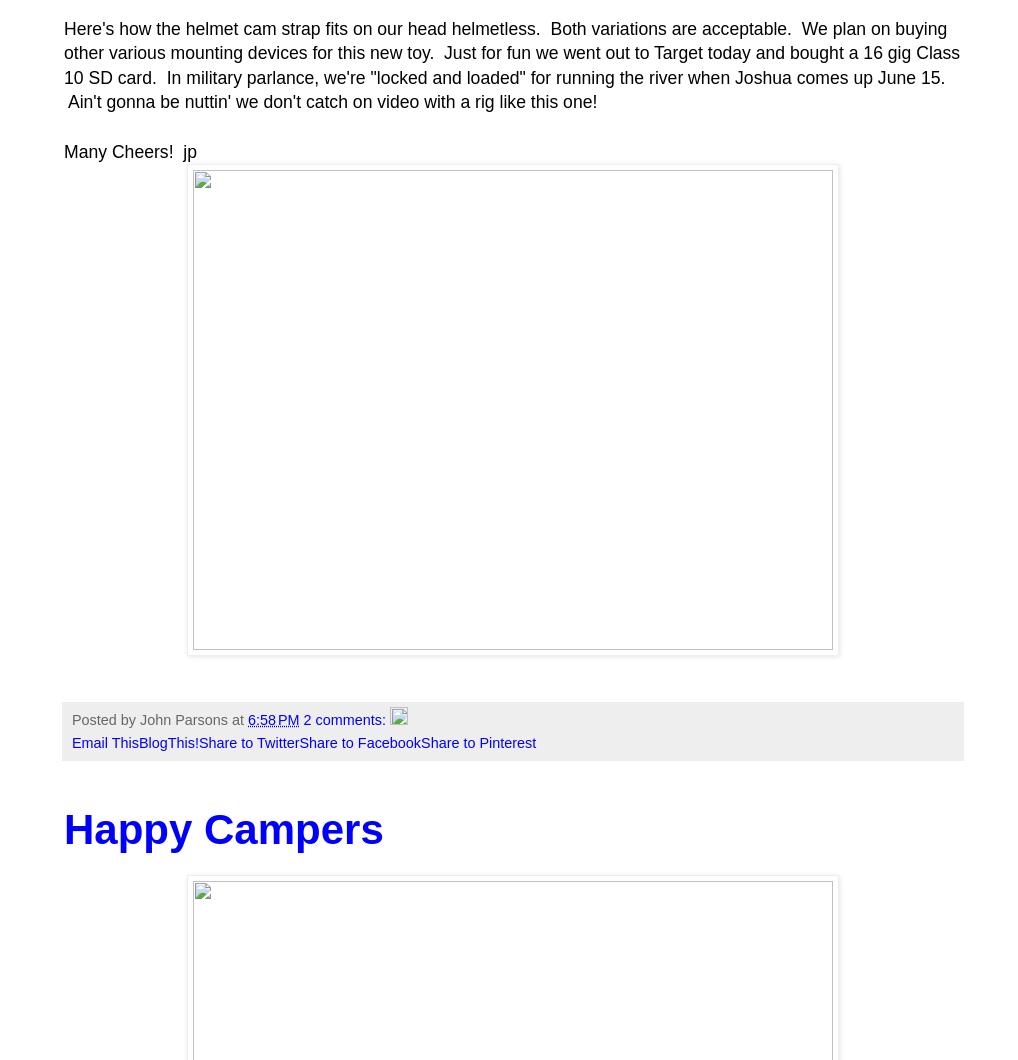 The image size is (1018, 1060). I want to click on 'Share to Pinterest', so click(478, 741).